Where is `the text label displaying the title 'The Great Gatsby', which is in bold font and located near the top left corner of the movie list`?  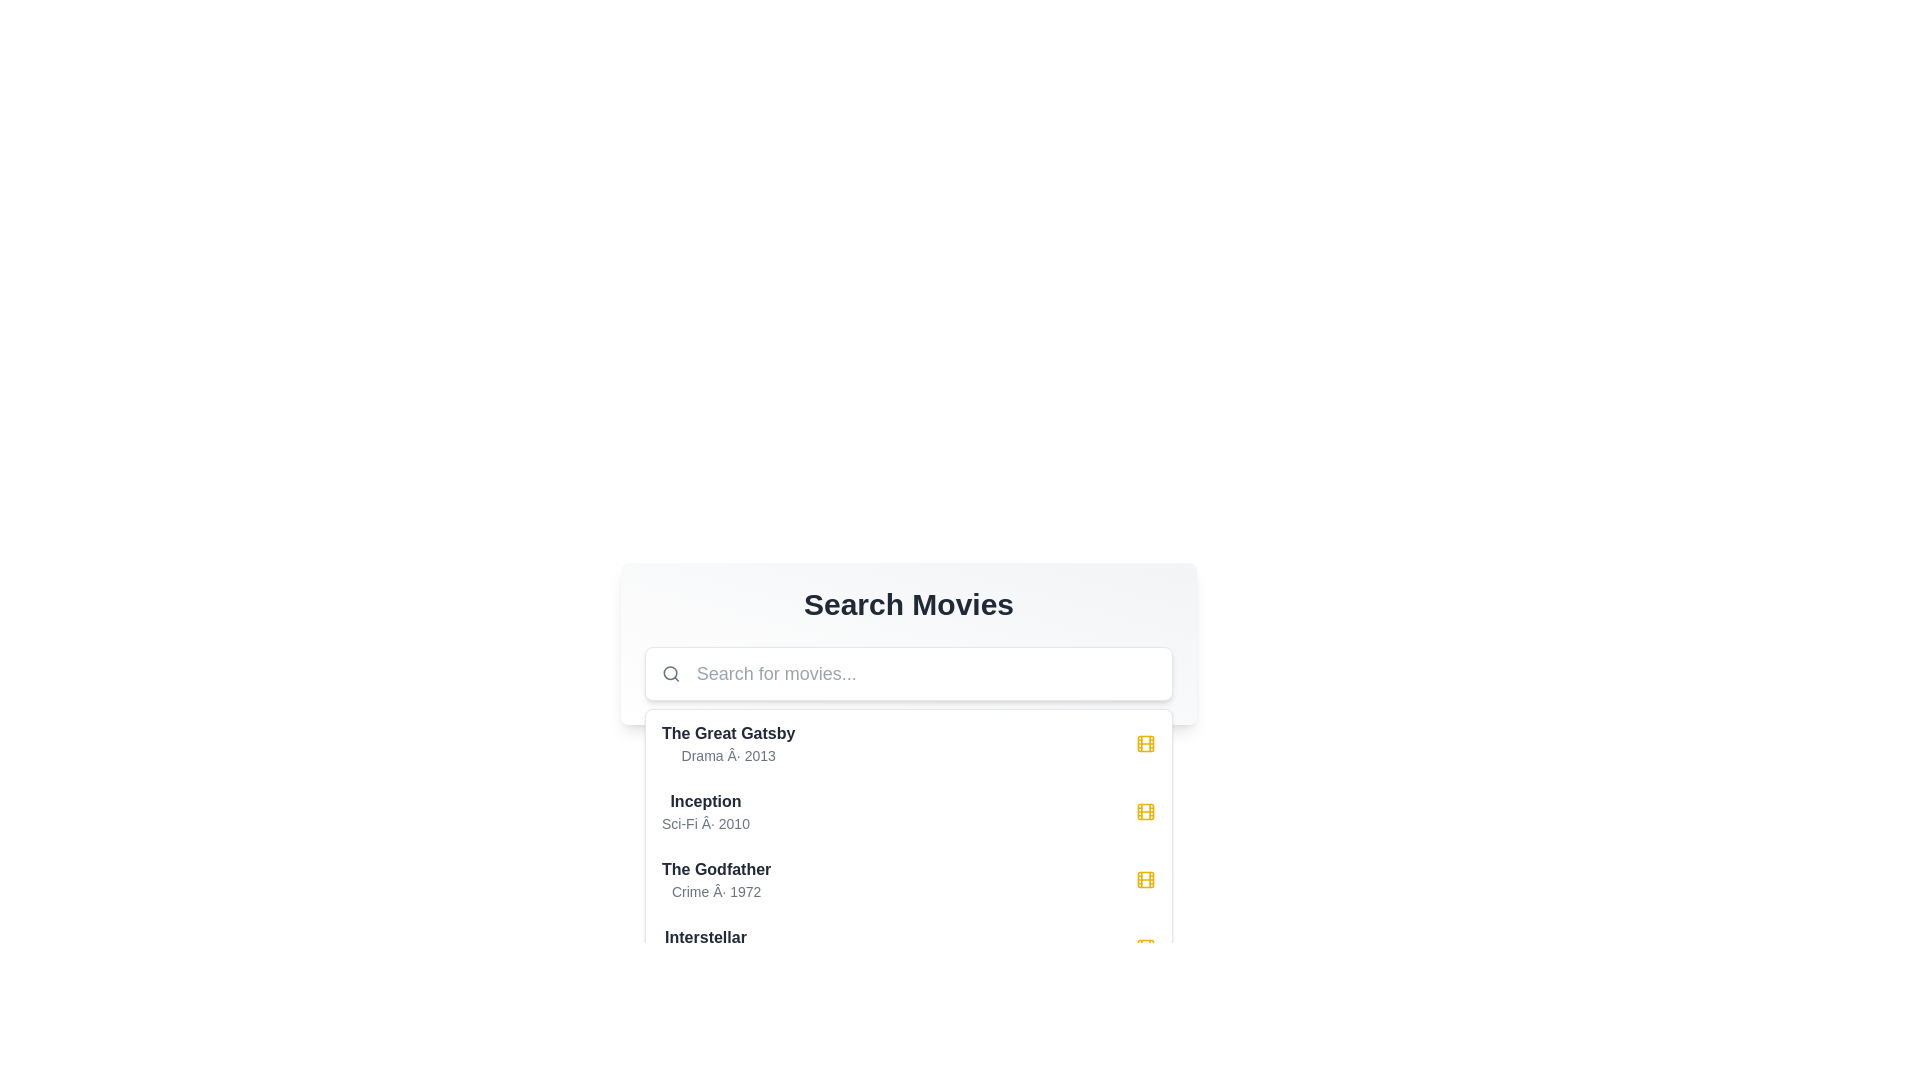 the text label displaying the title 'The Great Gatsby', which is in bold font and located near the top left corner of the movie list is located at coordinates (727, 733).